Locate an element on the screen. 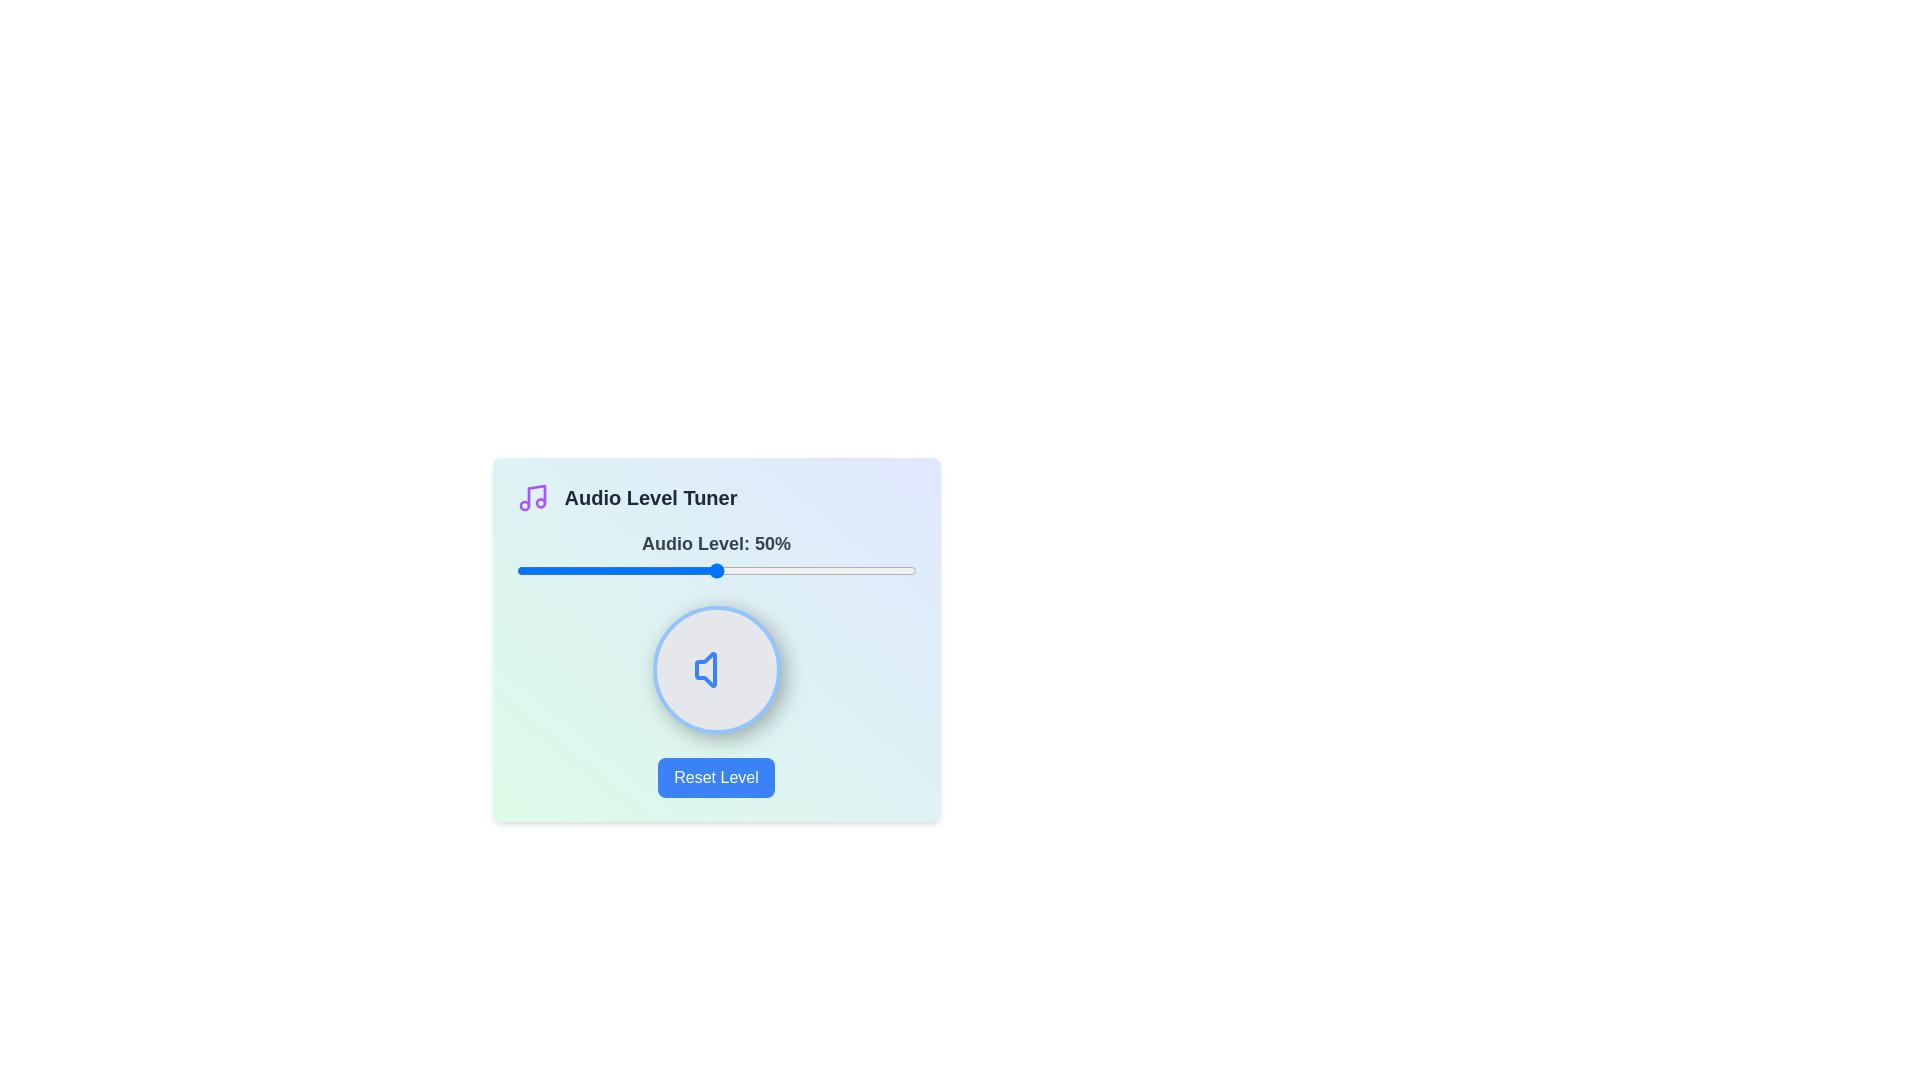 The height and width of the screenshot is (1080, 1920). the audio level to 41% by dragging the slider is located at coordinates (680, 570).